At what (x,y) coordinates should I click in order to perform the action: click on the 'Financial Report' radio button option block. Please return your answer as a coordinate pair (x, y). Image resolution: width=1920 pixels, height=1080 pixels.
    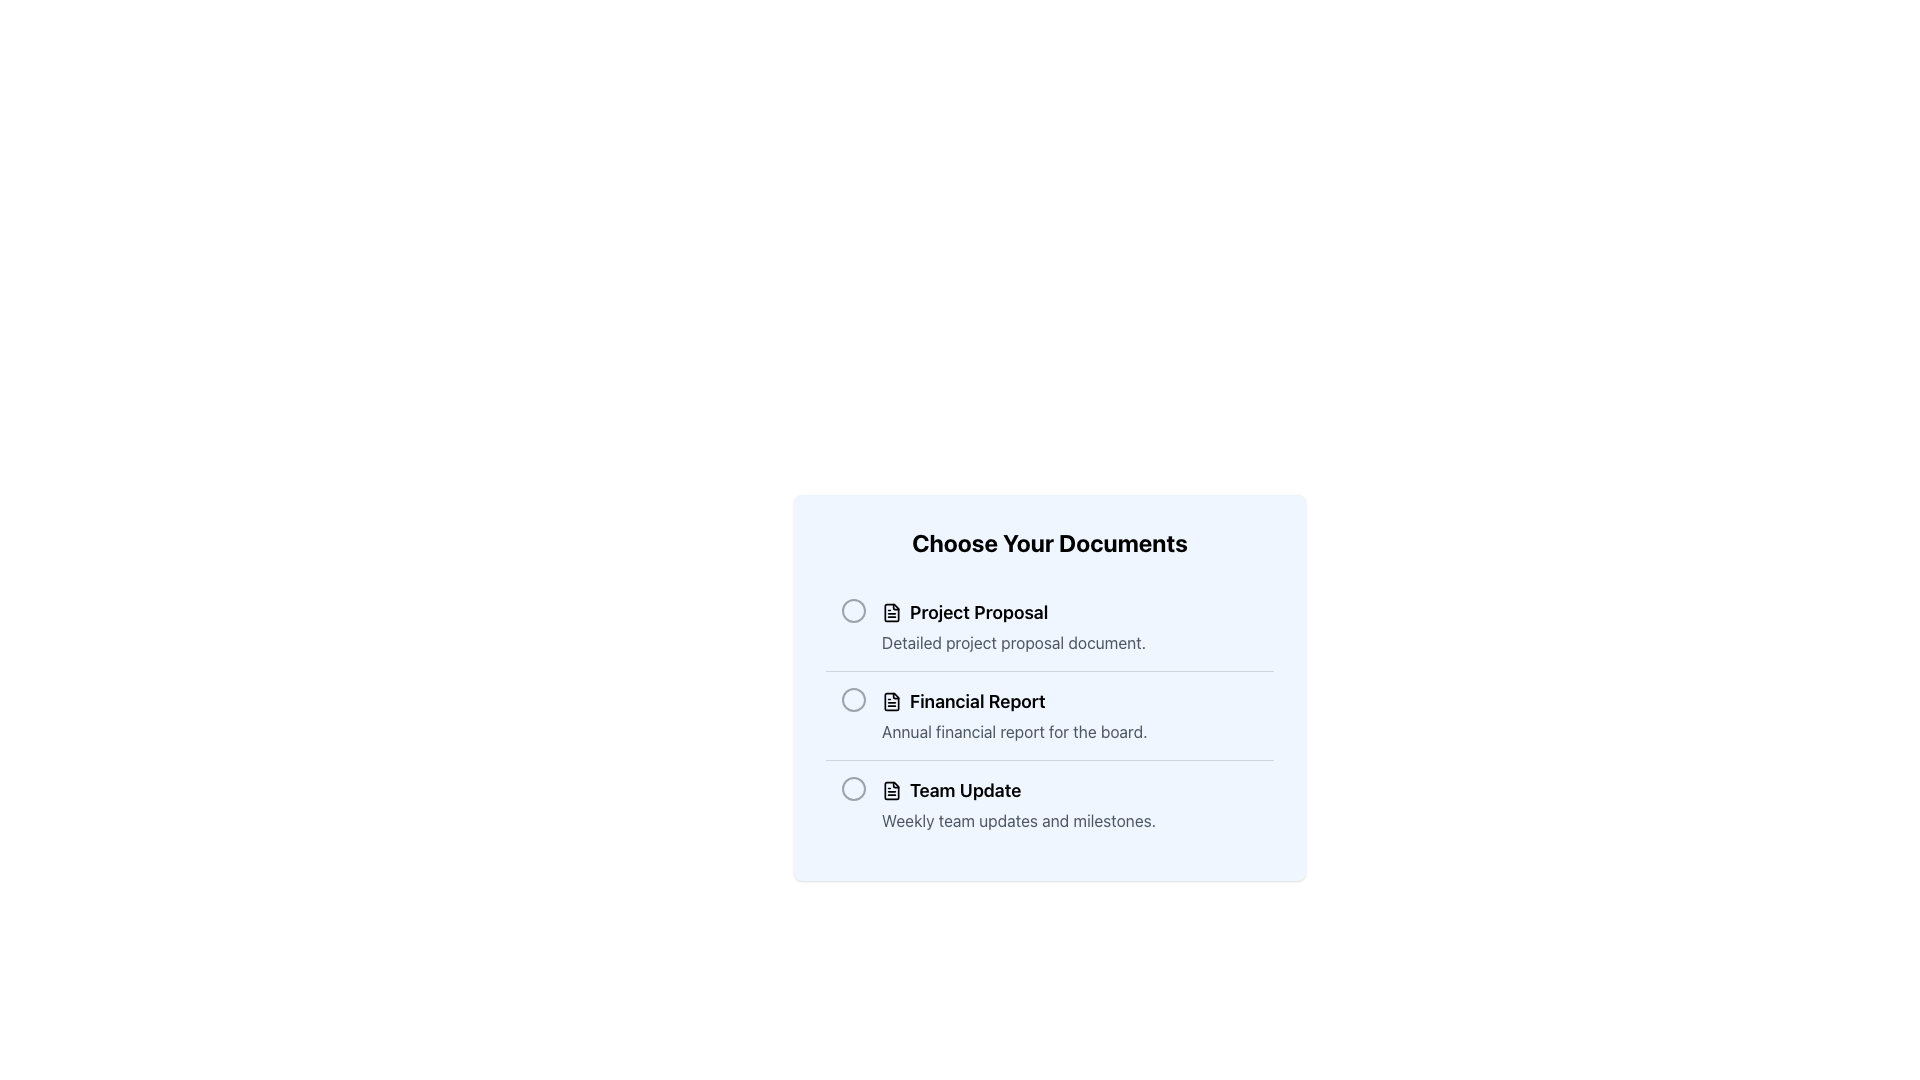
    Looking at the image, I should click on (1049, 713).